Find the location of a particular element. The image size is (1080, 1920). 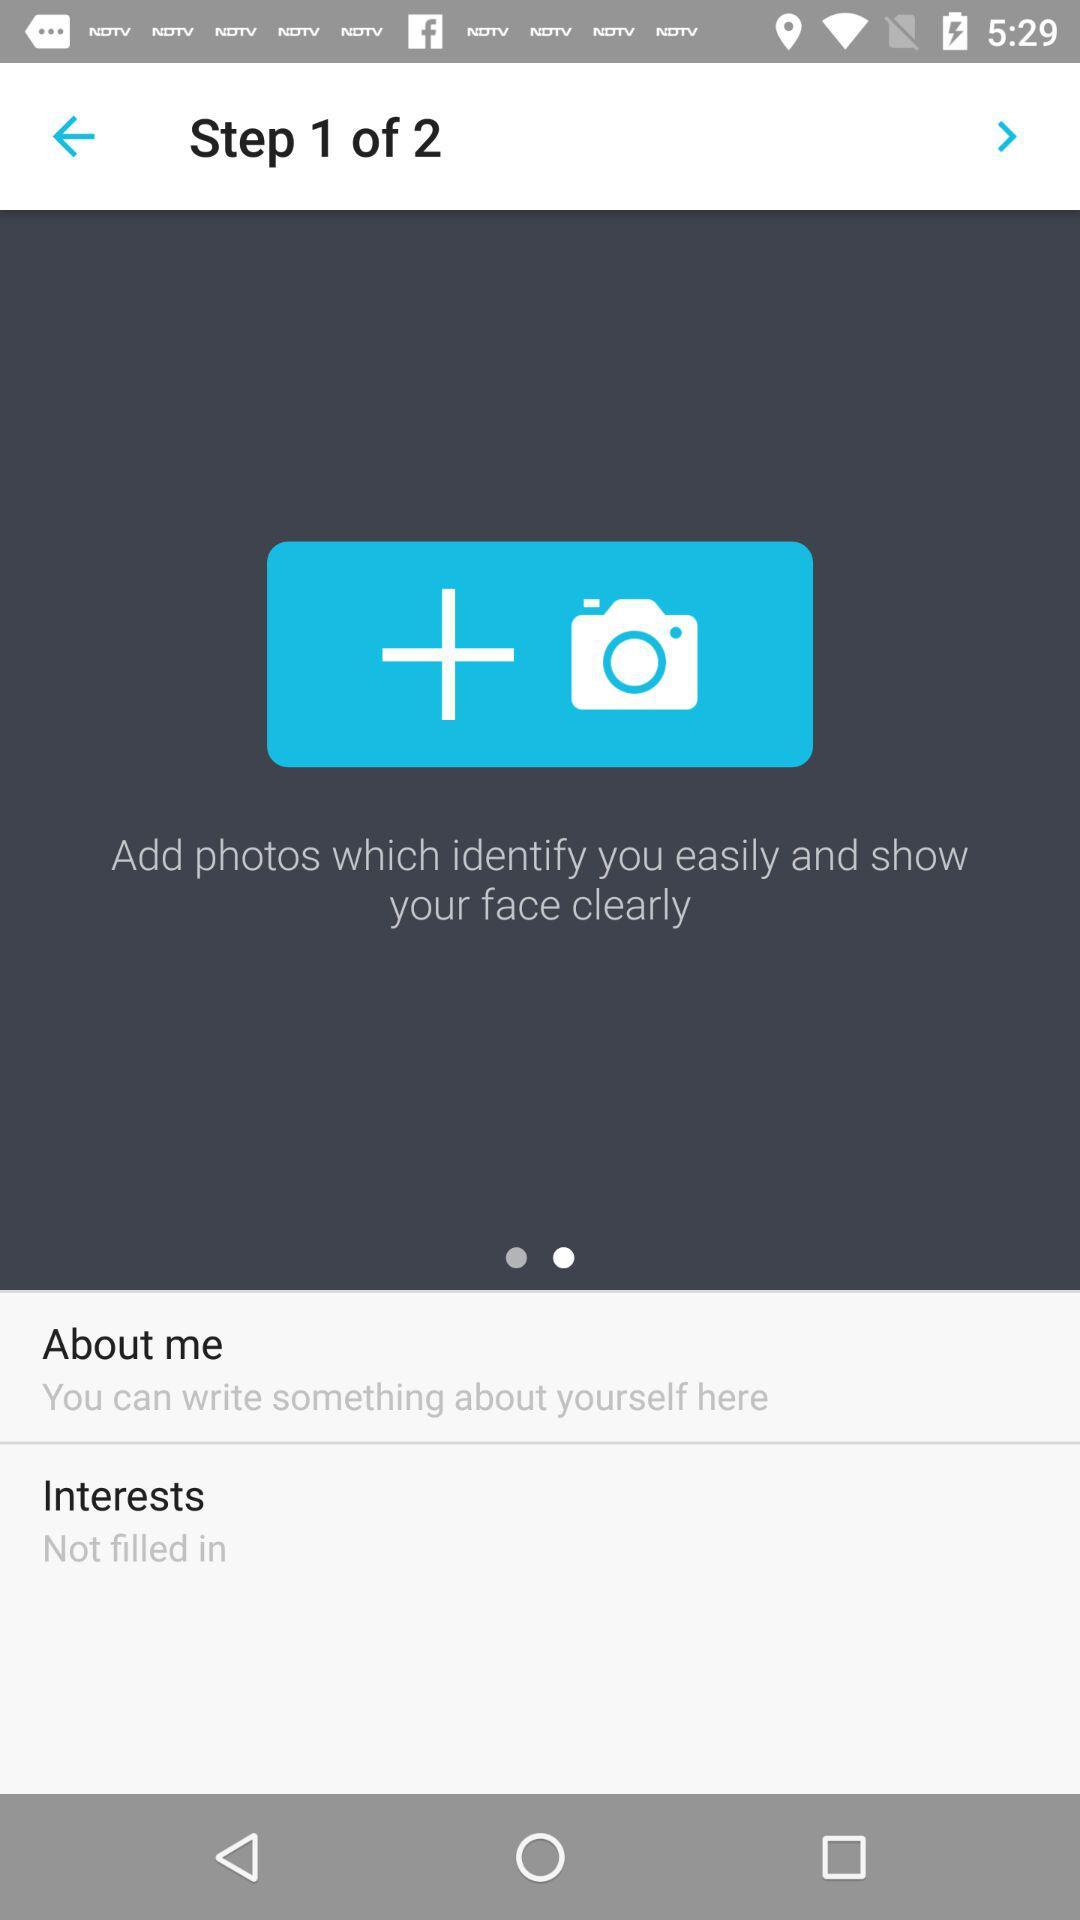

item to the left of the step 1 of icon is located at coordinates (72, 135).